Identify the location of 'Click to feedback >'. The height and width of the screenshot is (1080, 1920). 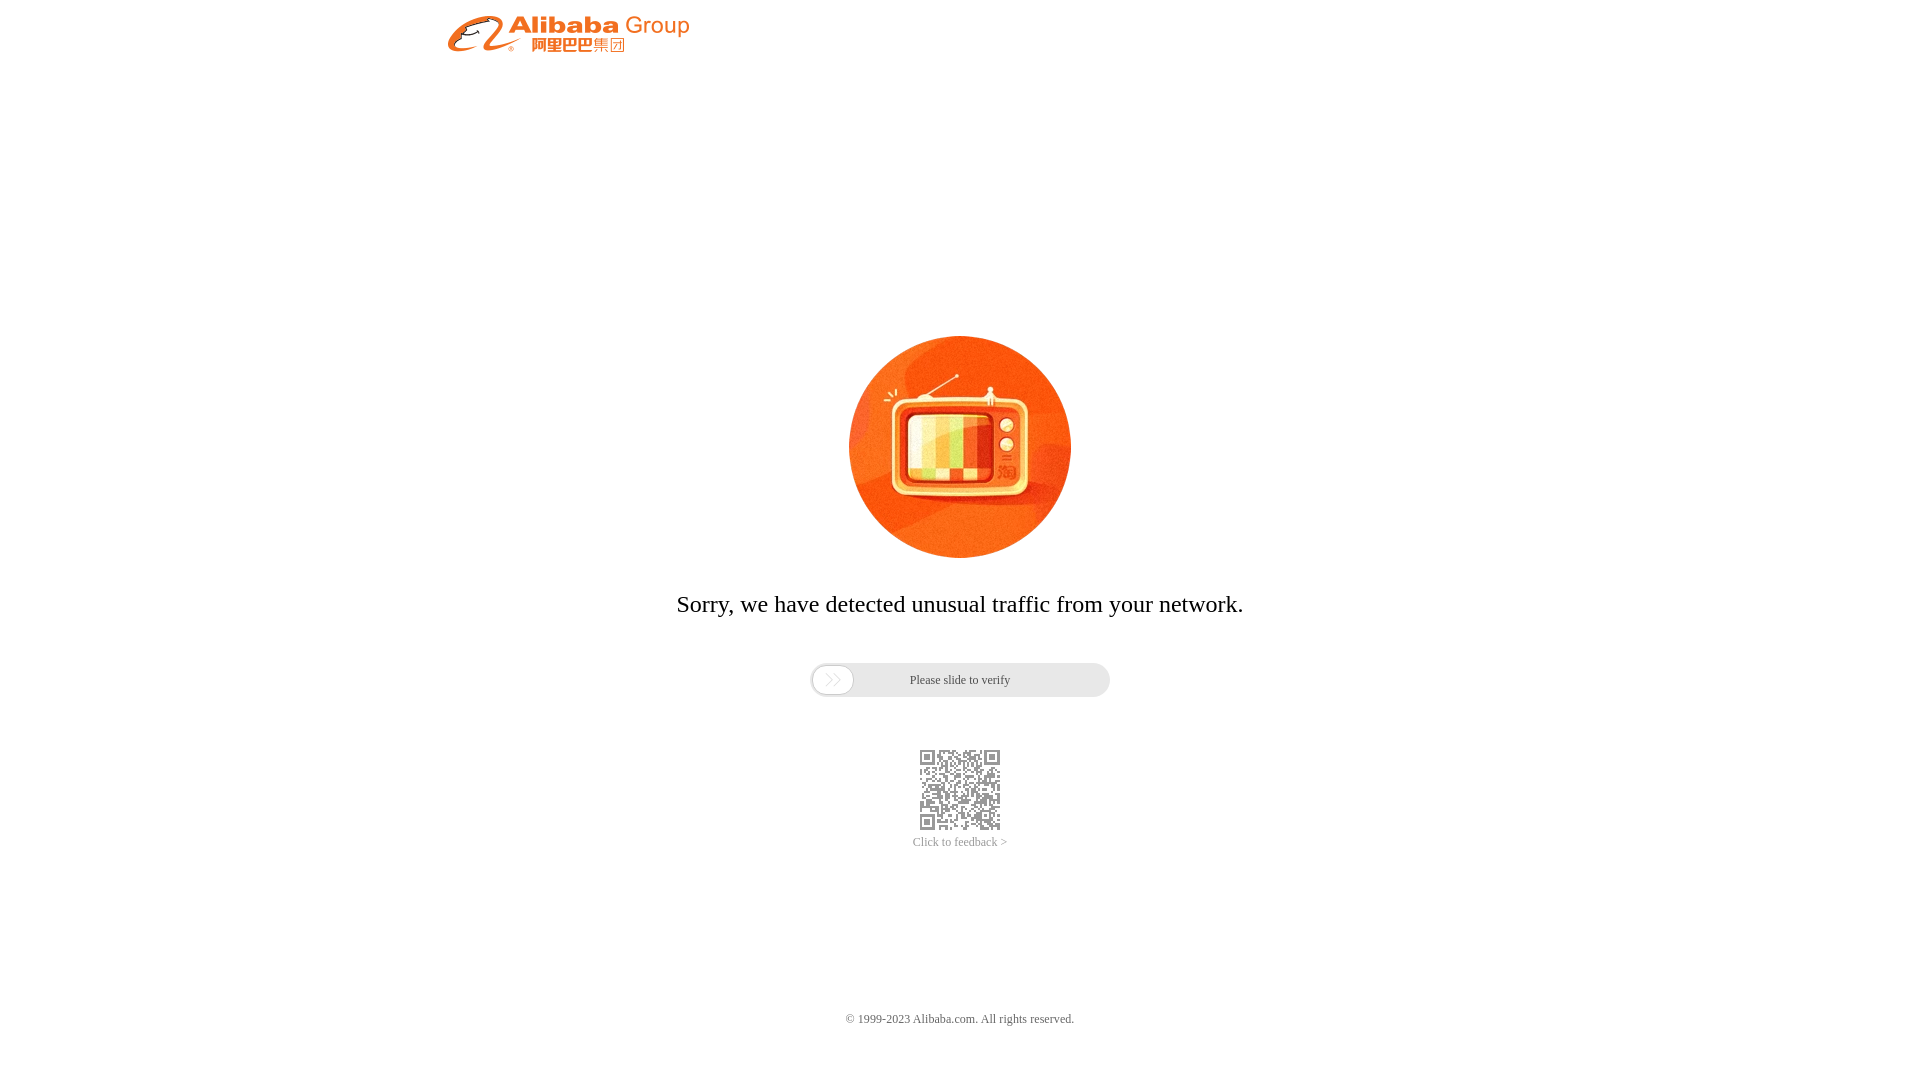
(960, 842).